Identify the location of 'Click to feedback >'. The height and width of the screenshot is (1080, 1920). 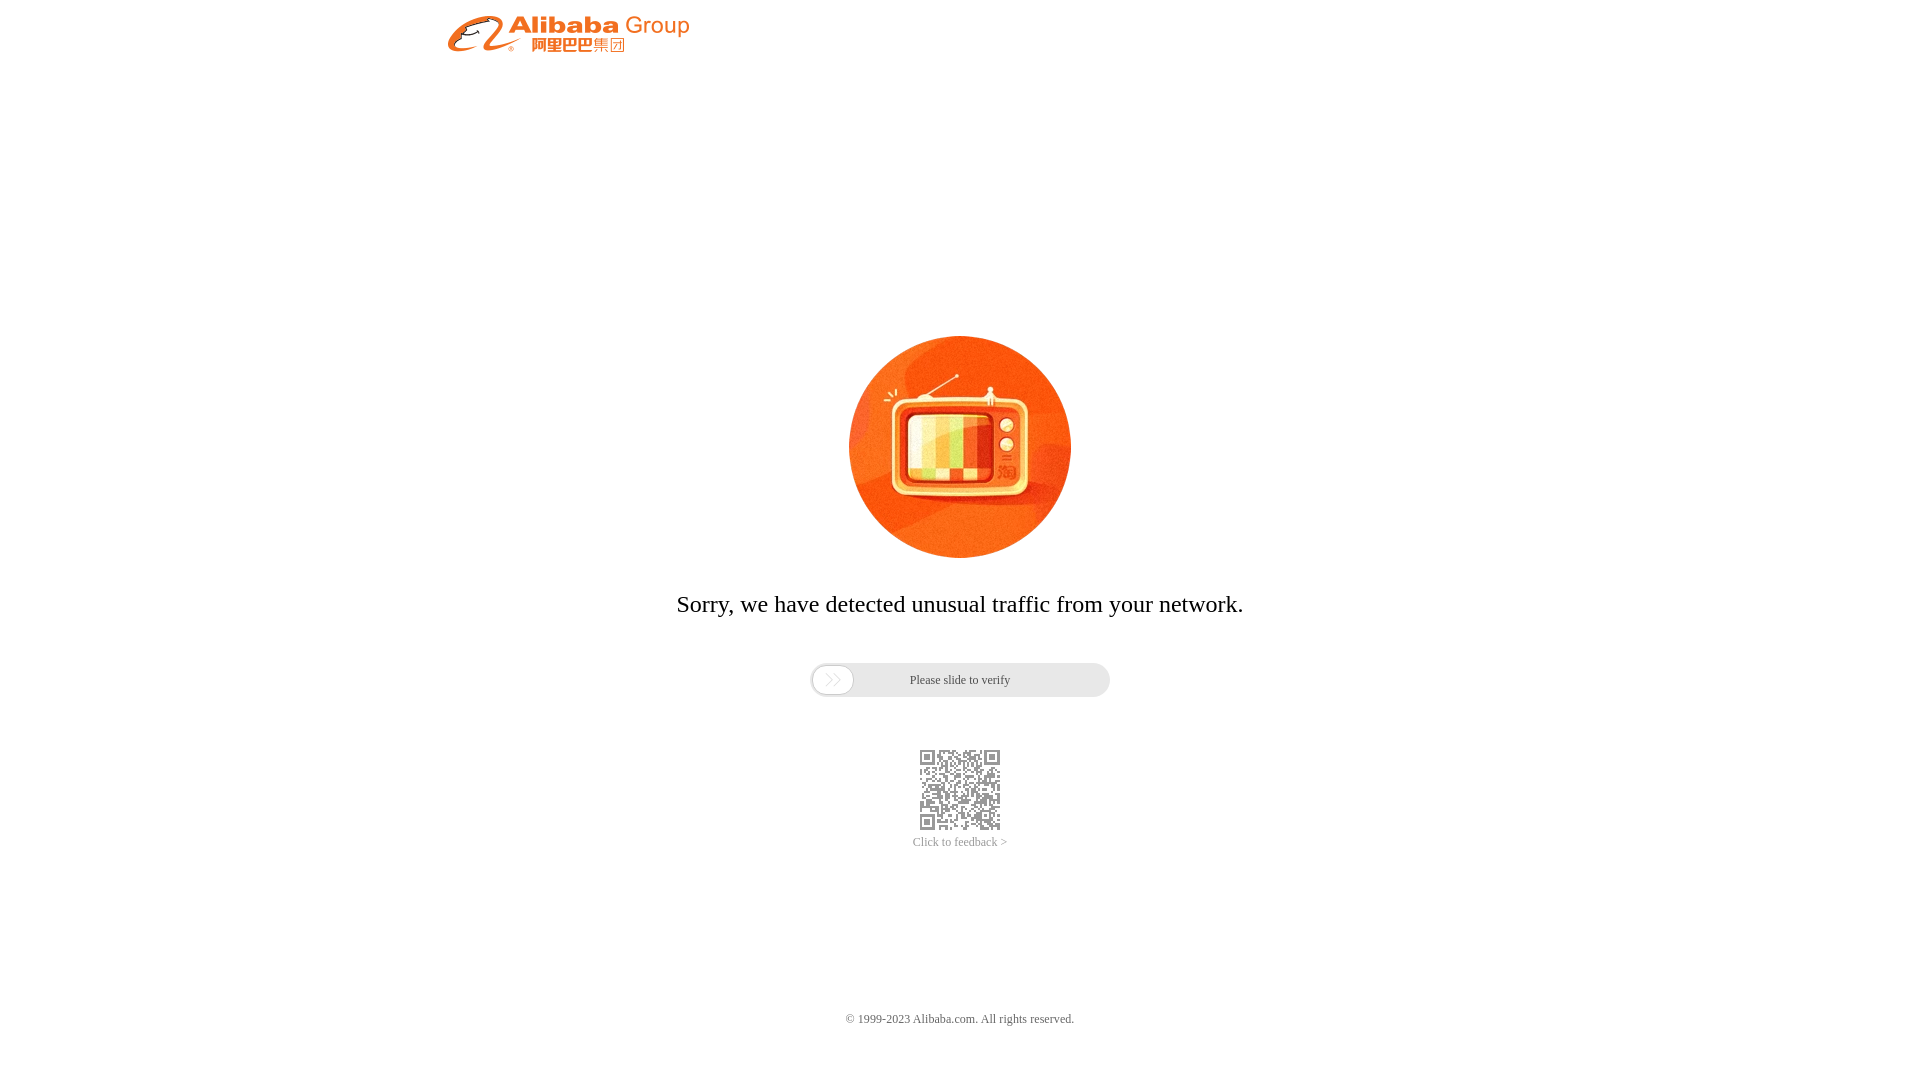
(960, 842).